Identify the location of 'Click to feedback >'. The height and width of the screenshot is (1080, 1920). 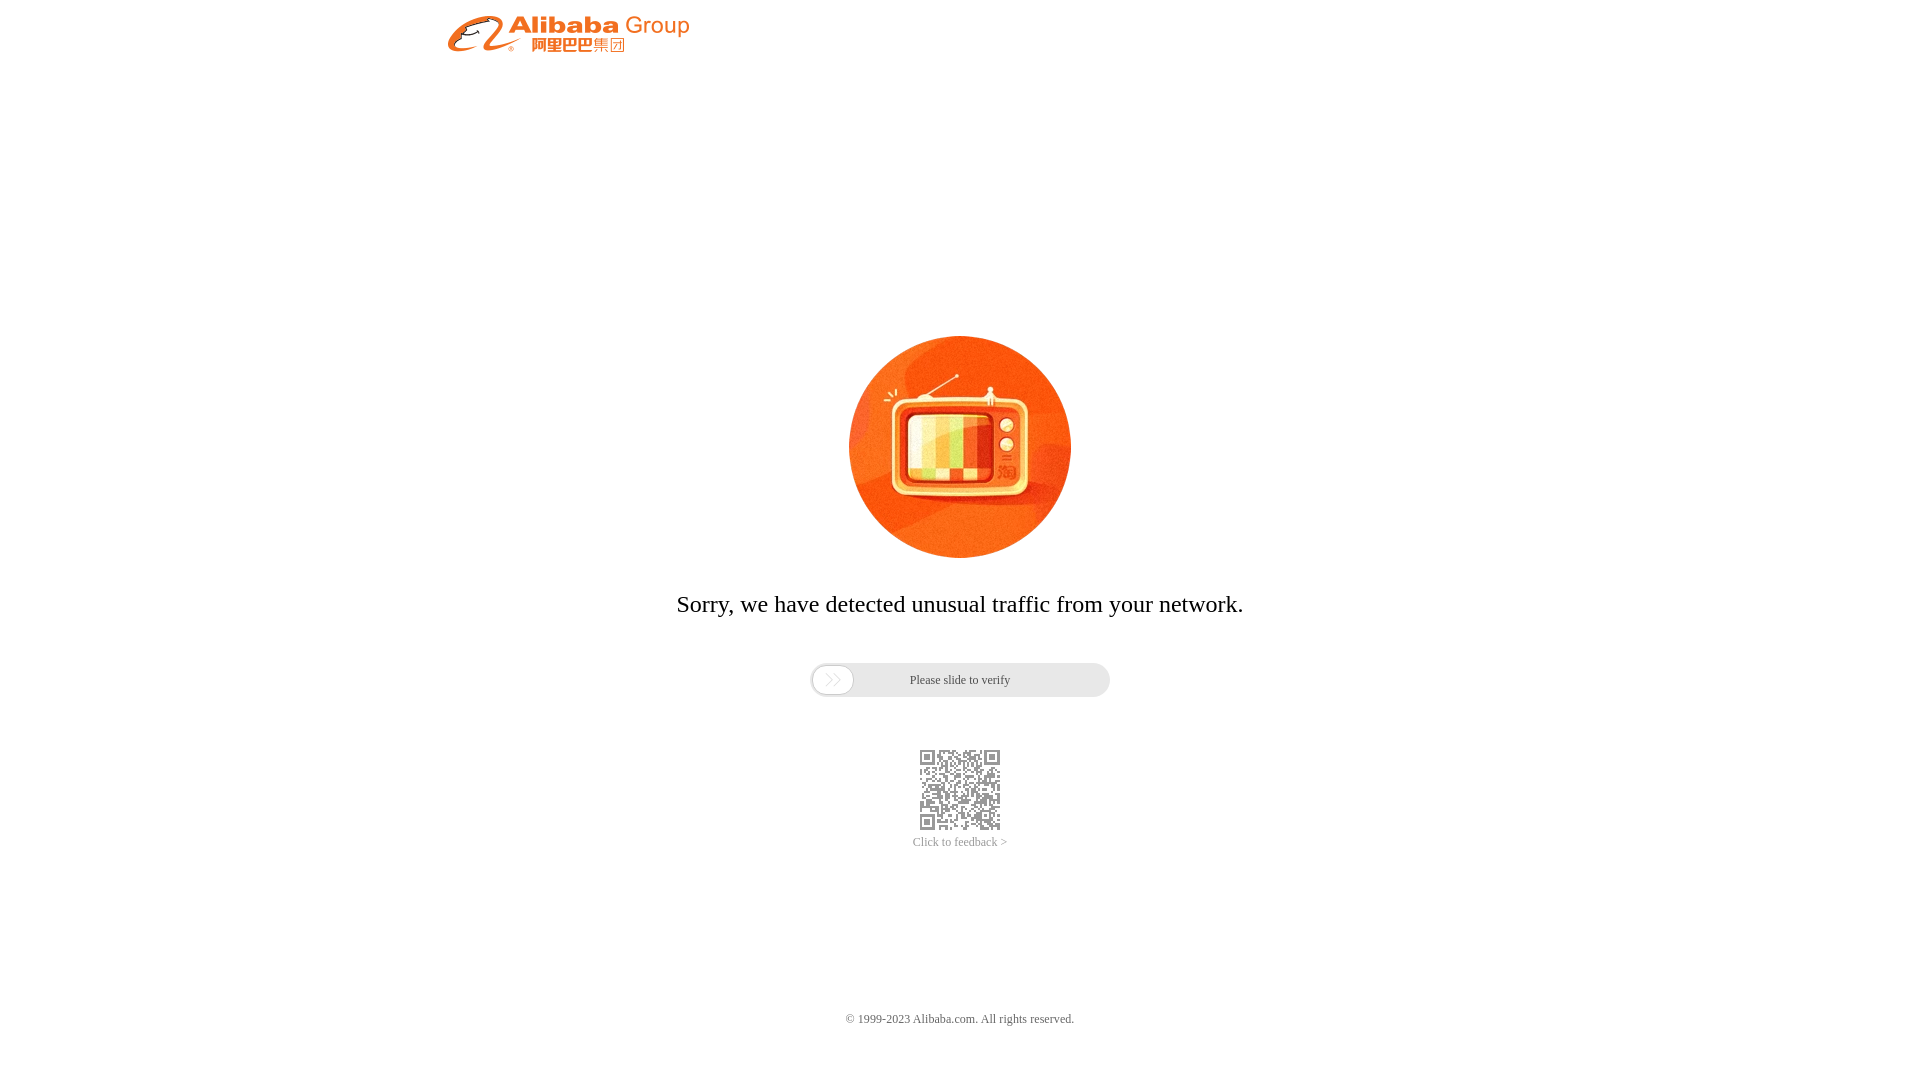
(960, 842).